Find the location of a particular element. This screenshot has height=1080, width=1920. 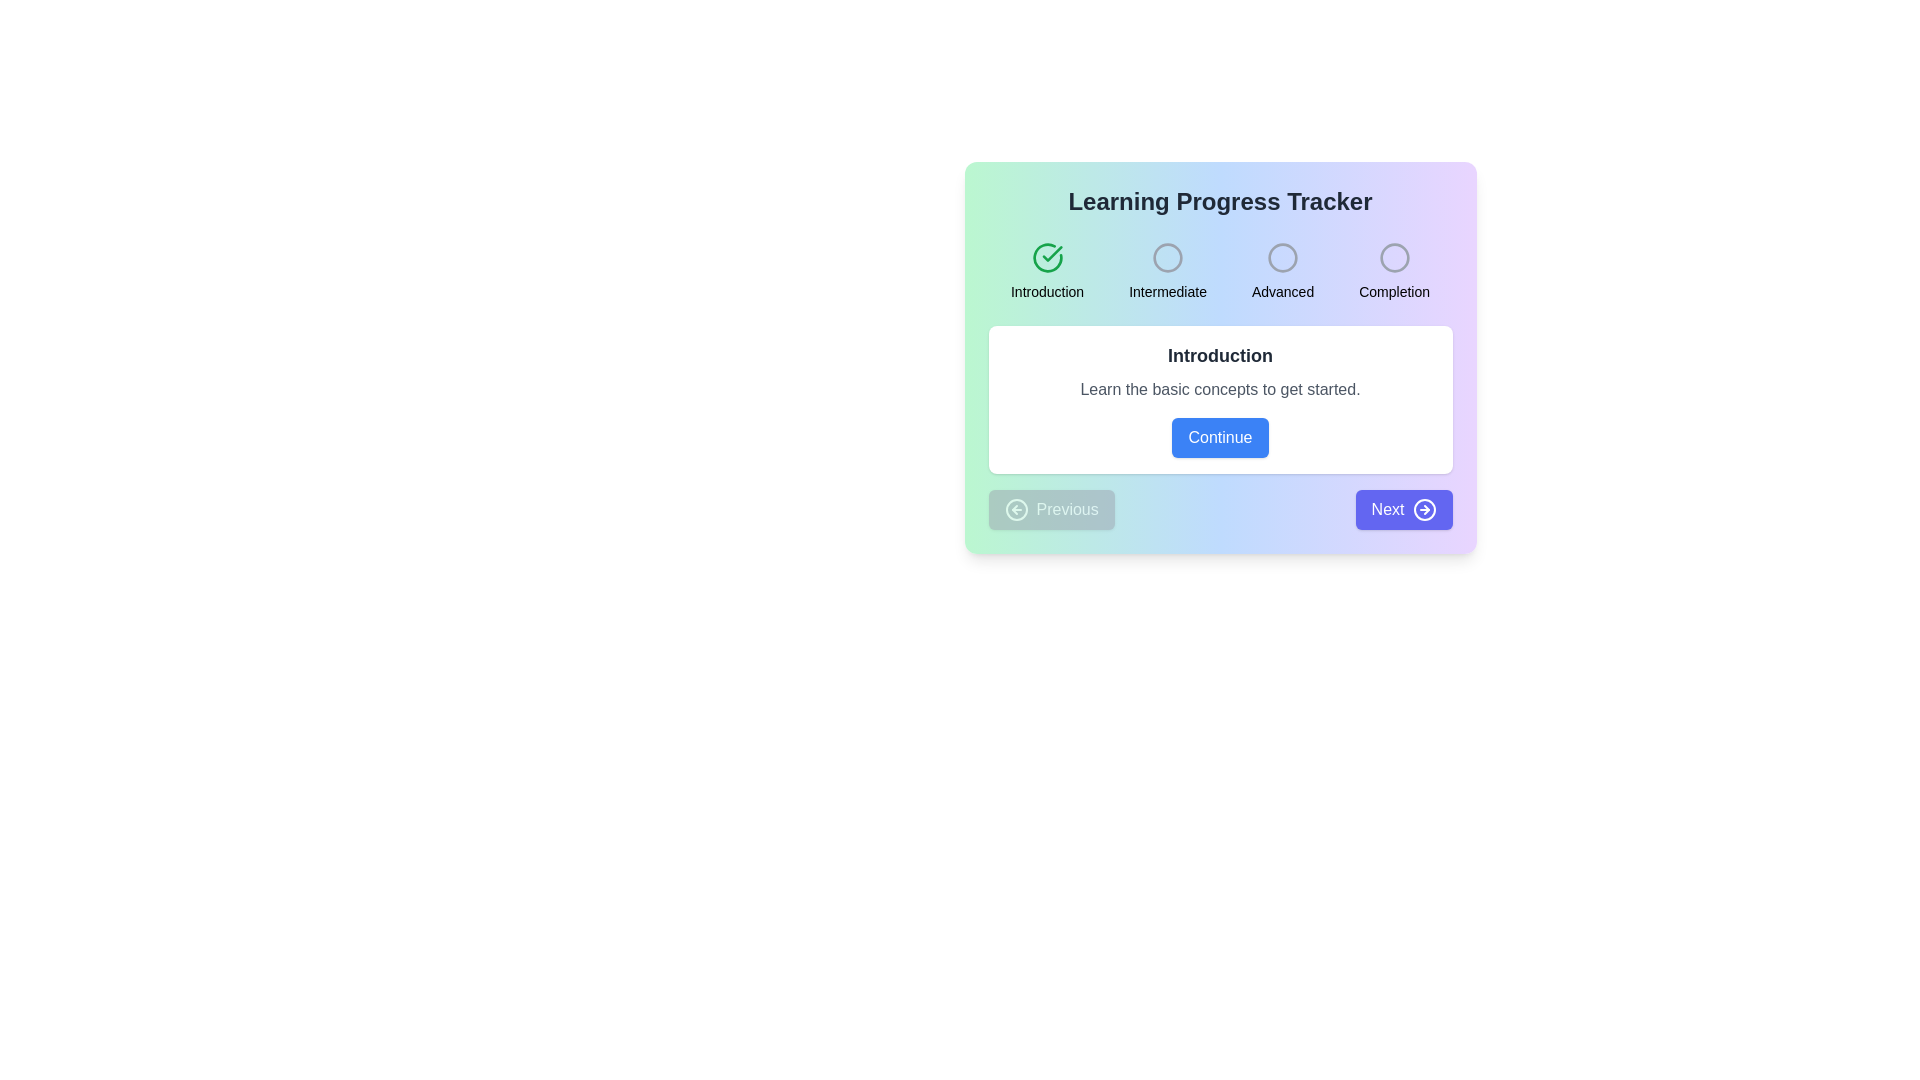

the circular green bordered icon with a checkmark inside, indicating completion, located near the top-left of the progress tracker, above 'Introduction' is located at coordinates (1046, 257).